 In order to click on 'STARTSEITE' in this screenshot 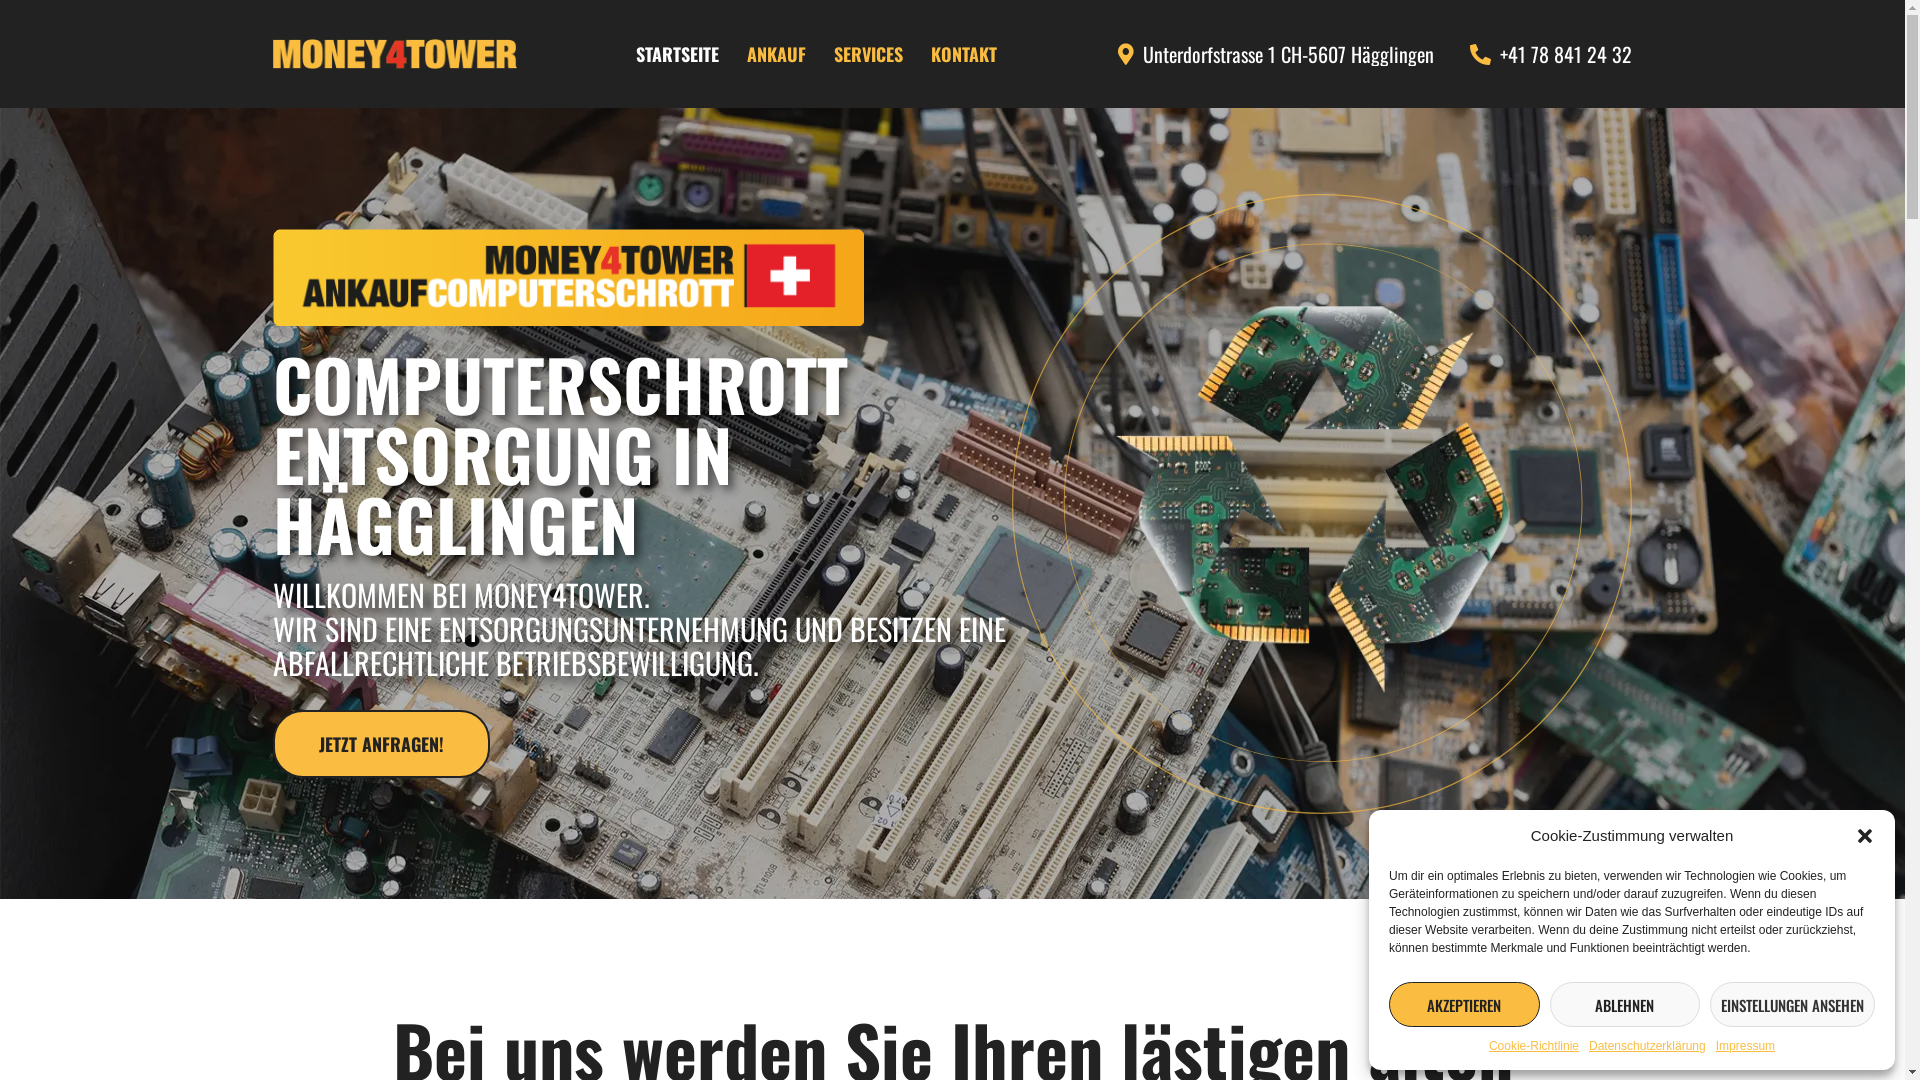, I will do `click(677, 53)`.